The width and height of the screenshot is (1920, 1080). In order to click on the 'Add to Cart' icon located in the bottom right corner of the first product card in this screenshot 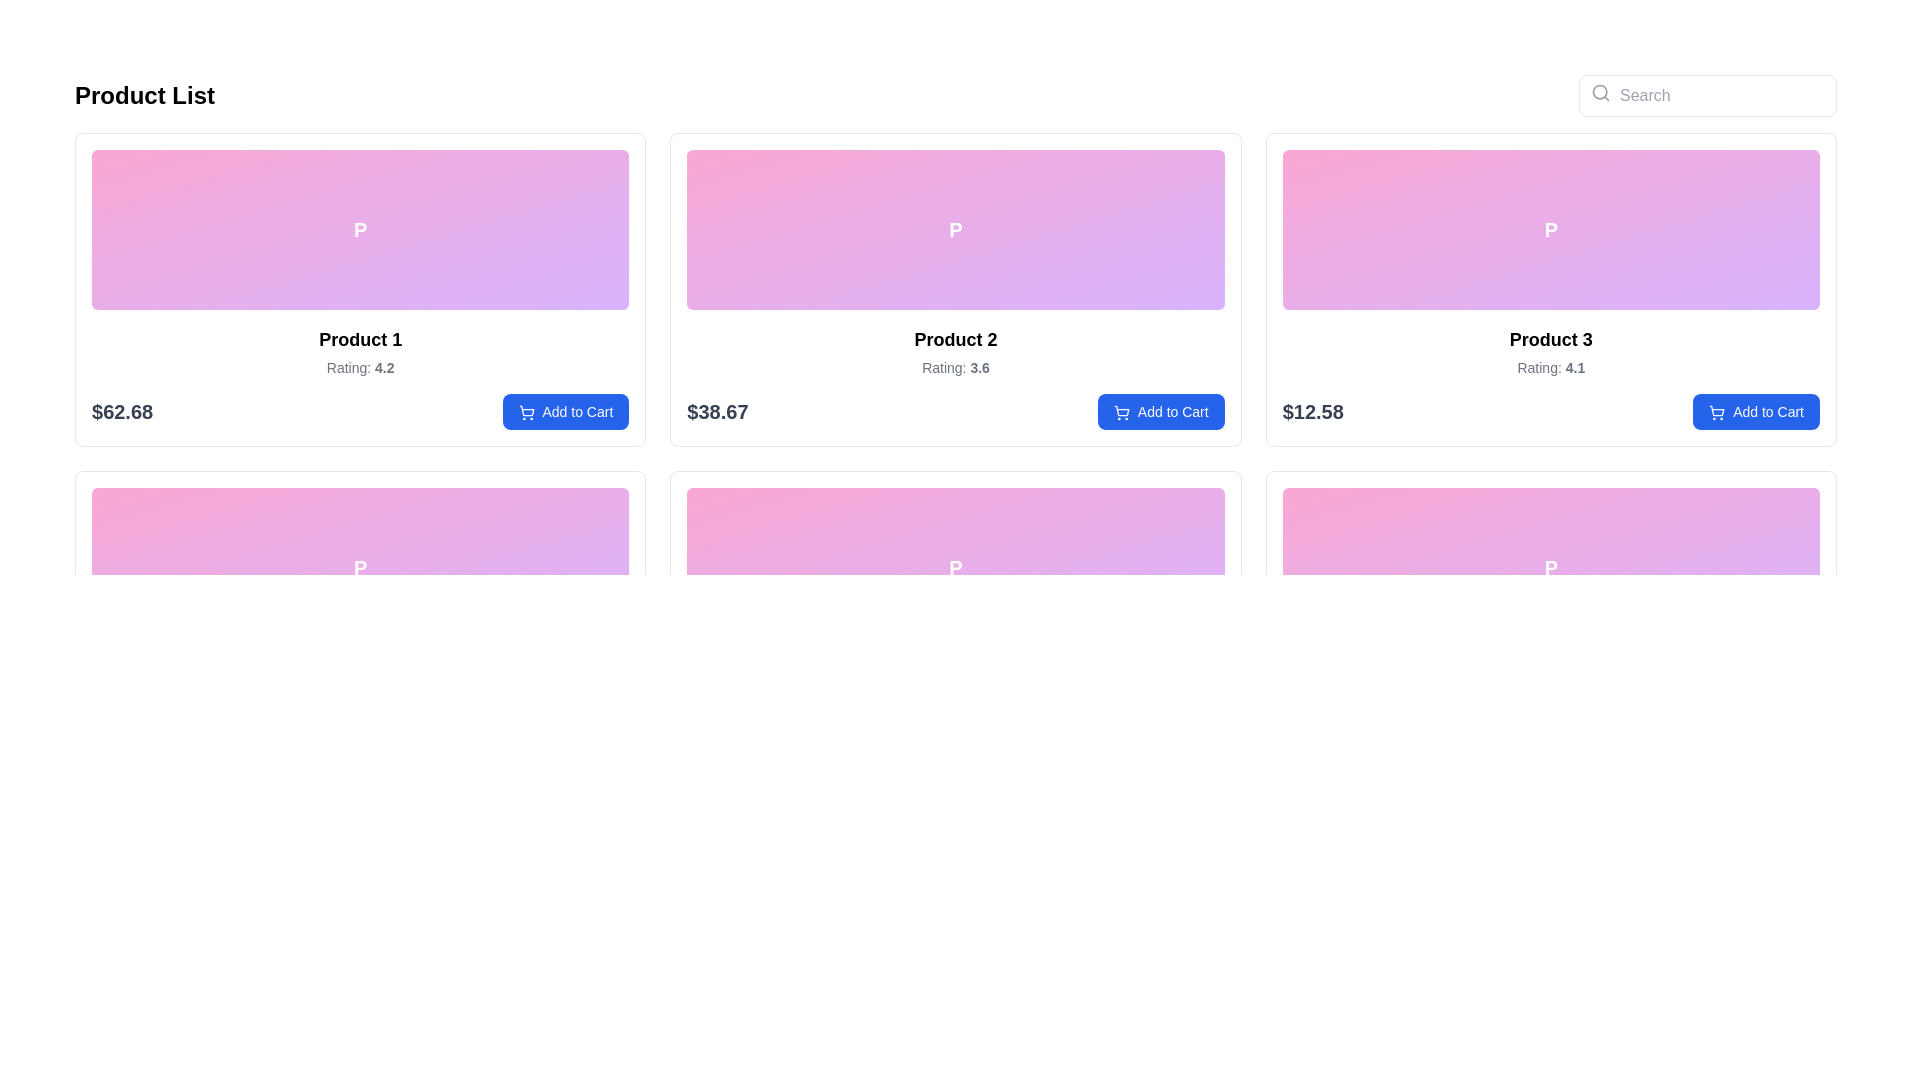, I will do `click(526, 410)`.